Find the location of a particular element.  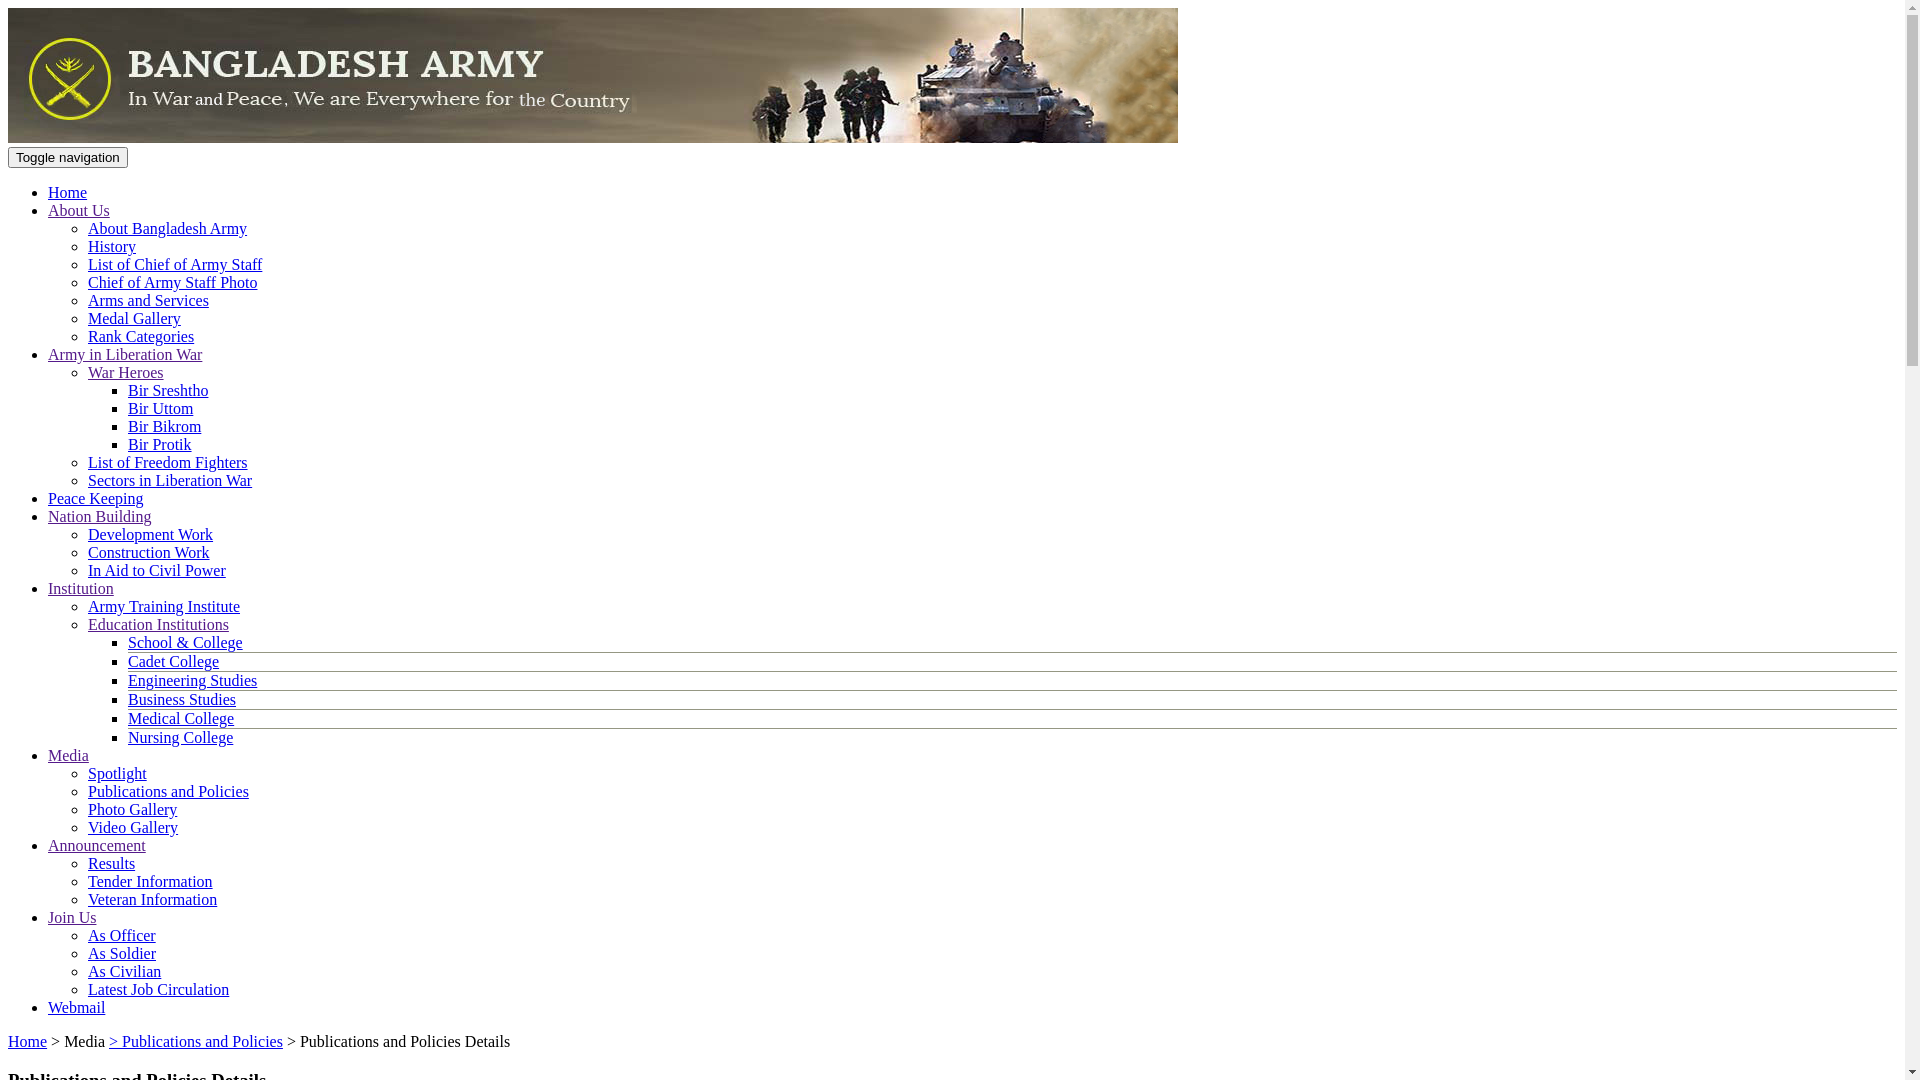

'In Aid to Civil Power' is located at coordinates (156, 570).